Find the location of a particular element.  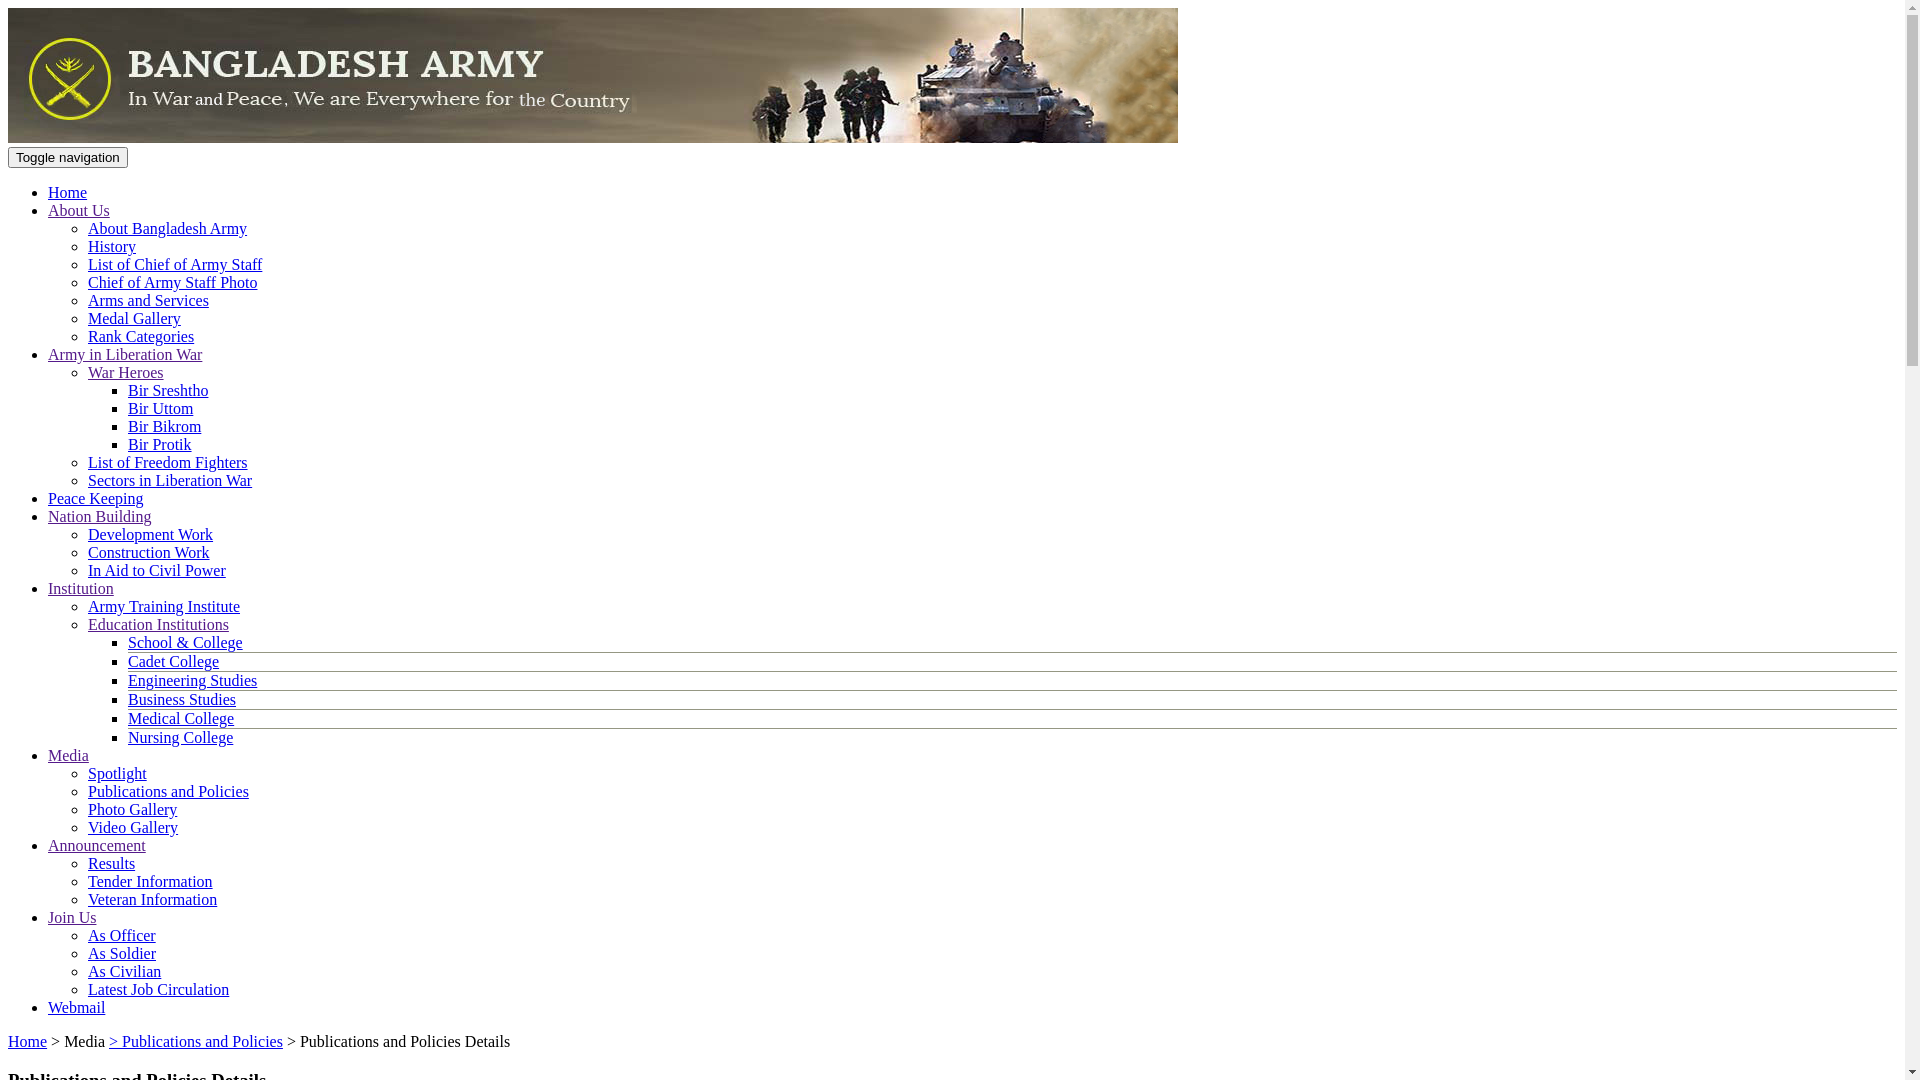

'In Aid to Civil Power' is located at coordinates (156, 570).